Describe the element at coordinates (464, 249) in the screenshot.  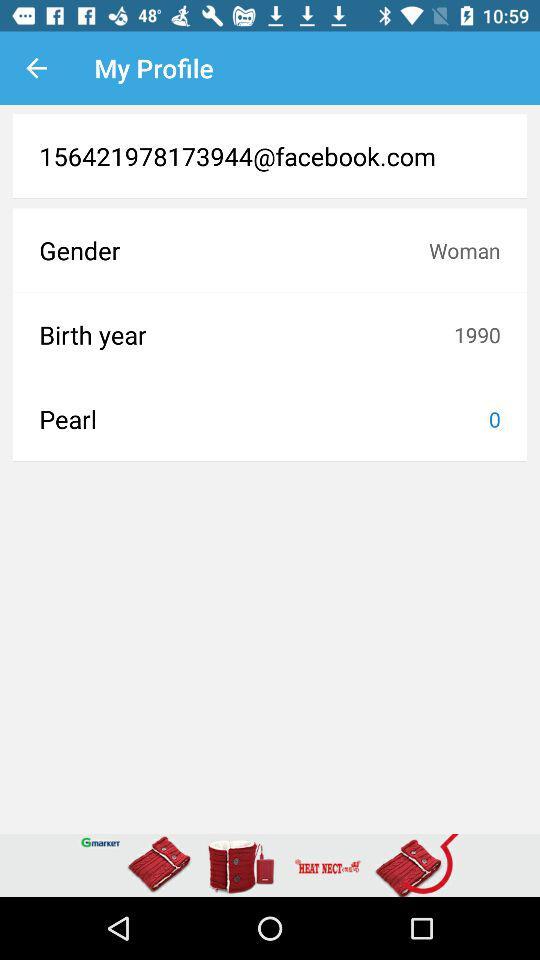
I see `the item above birth year item` at that location.